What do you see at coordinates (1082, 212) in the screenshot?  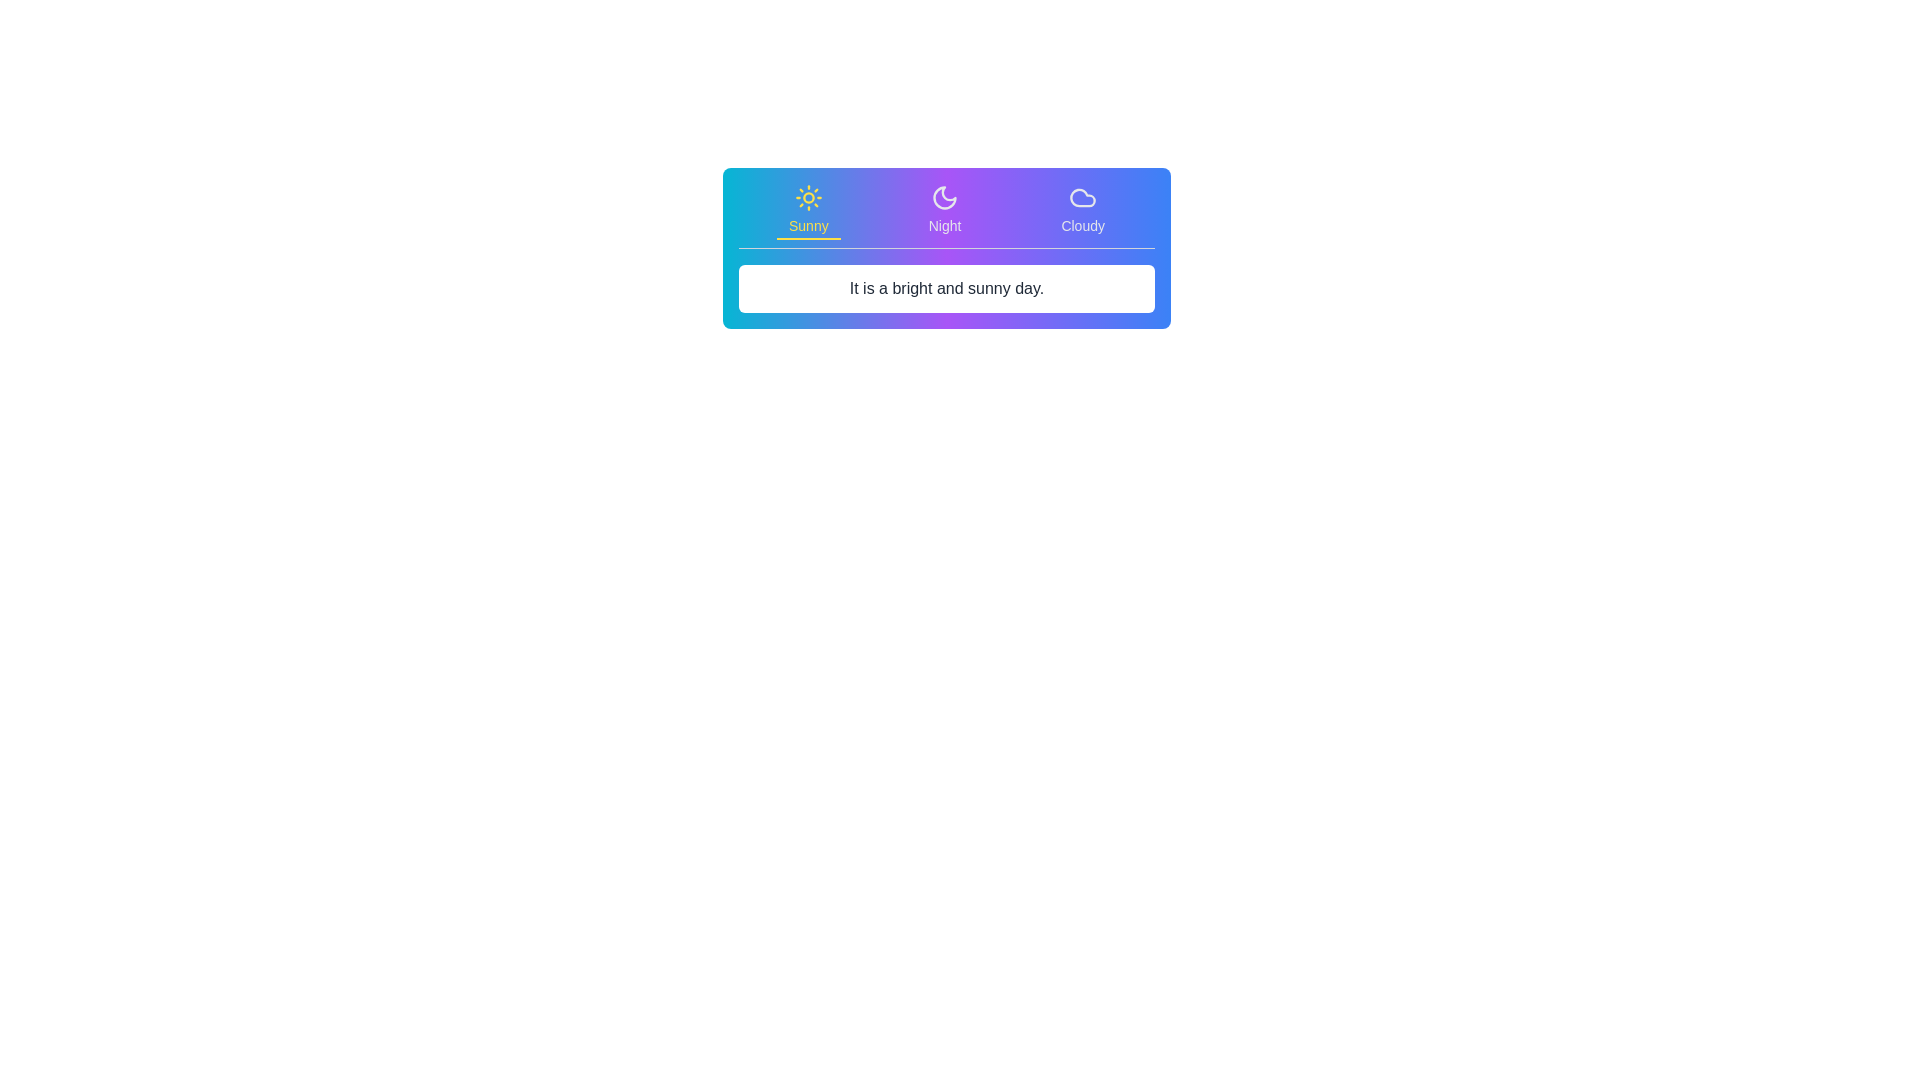 I see `the 'Cloudy' button with a cloud icon` at bounding box center [1082, 212].